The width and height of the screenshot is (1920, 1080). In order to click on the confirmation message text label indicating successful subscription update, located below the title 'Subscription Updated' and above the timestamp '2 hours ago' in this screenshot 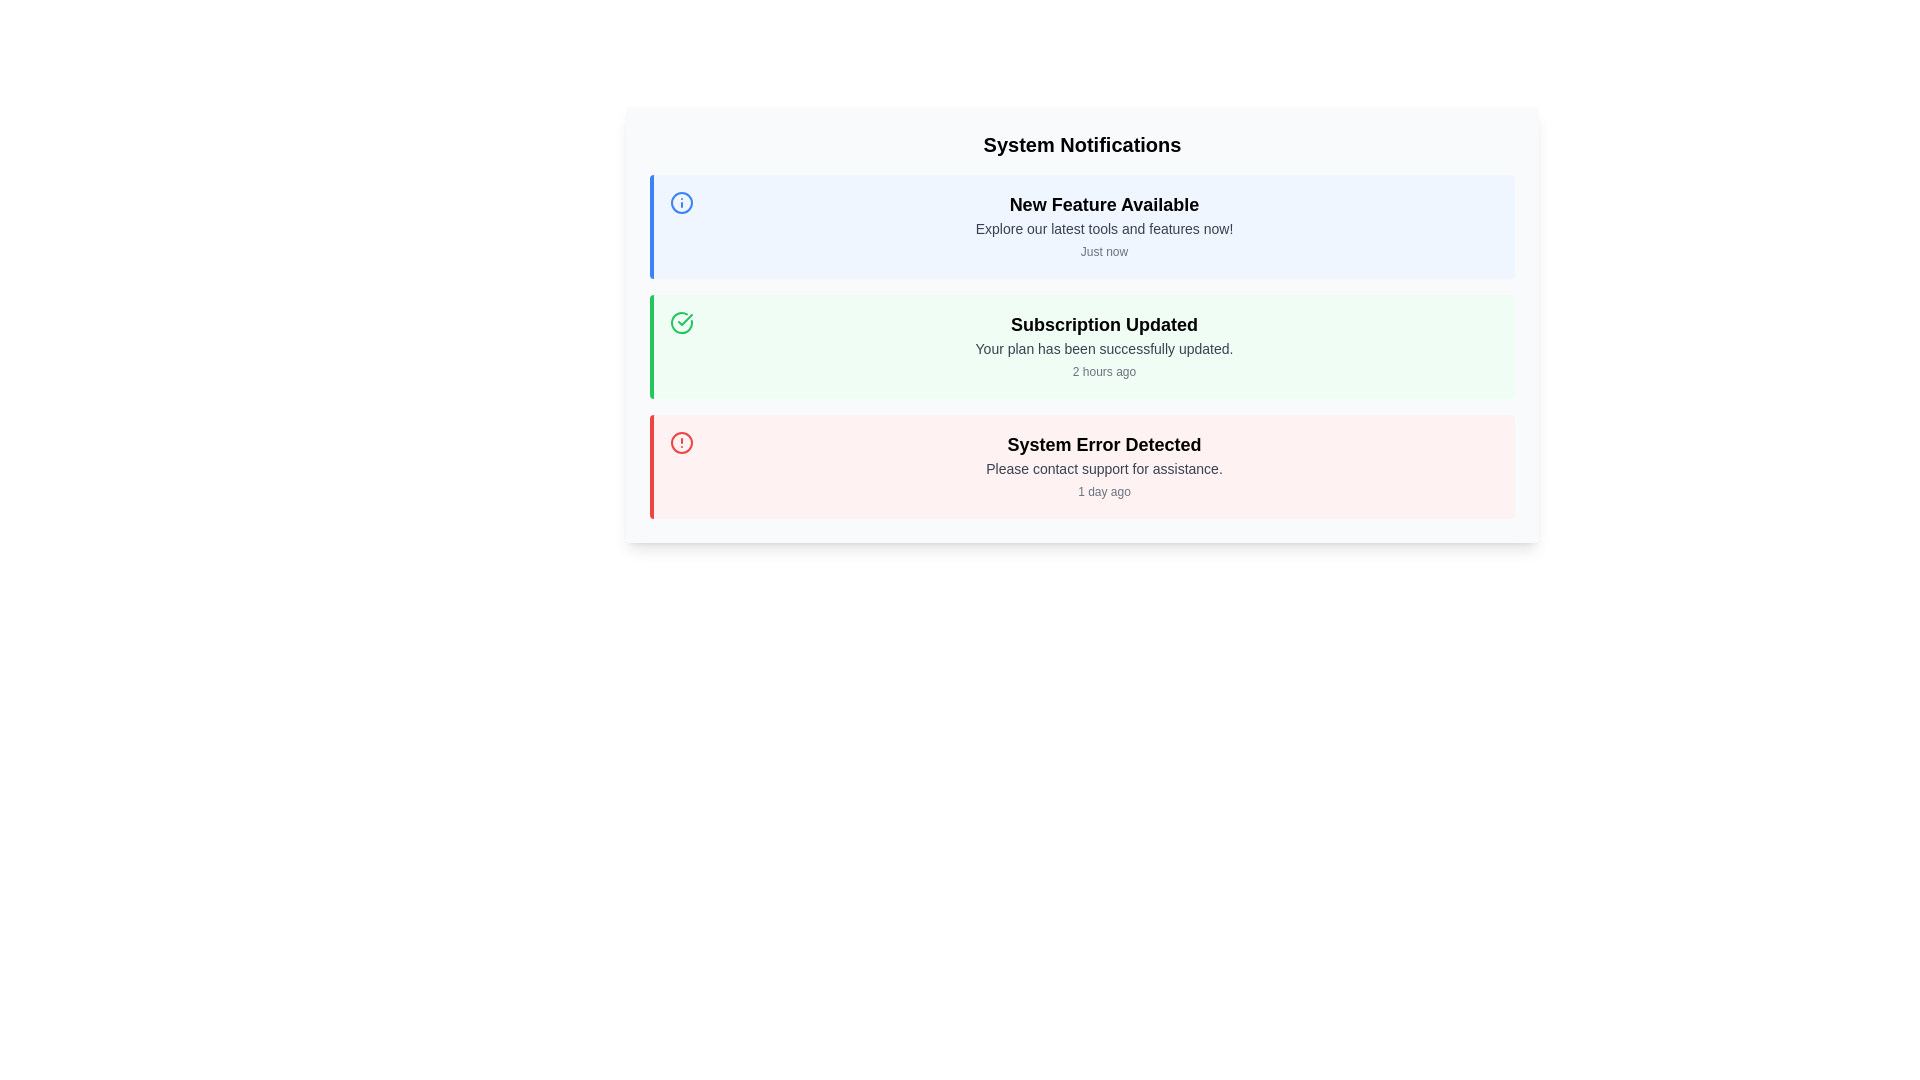, I will do `click(1103, 347)`.